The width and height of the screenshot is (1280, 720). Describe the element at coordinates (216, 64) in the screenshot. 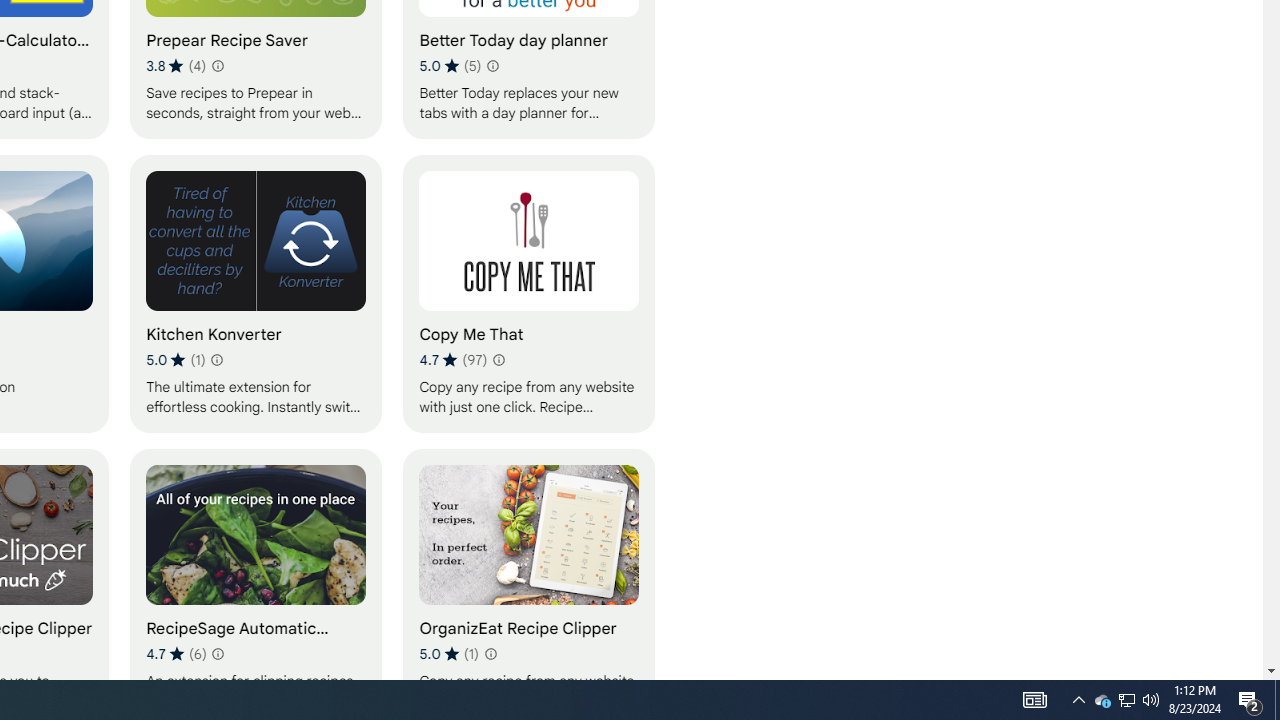

I see `'Learn more about results and reviews "Prepear Recipe Saver"'` at that location.